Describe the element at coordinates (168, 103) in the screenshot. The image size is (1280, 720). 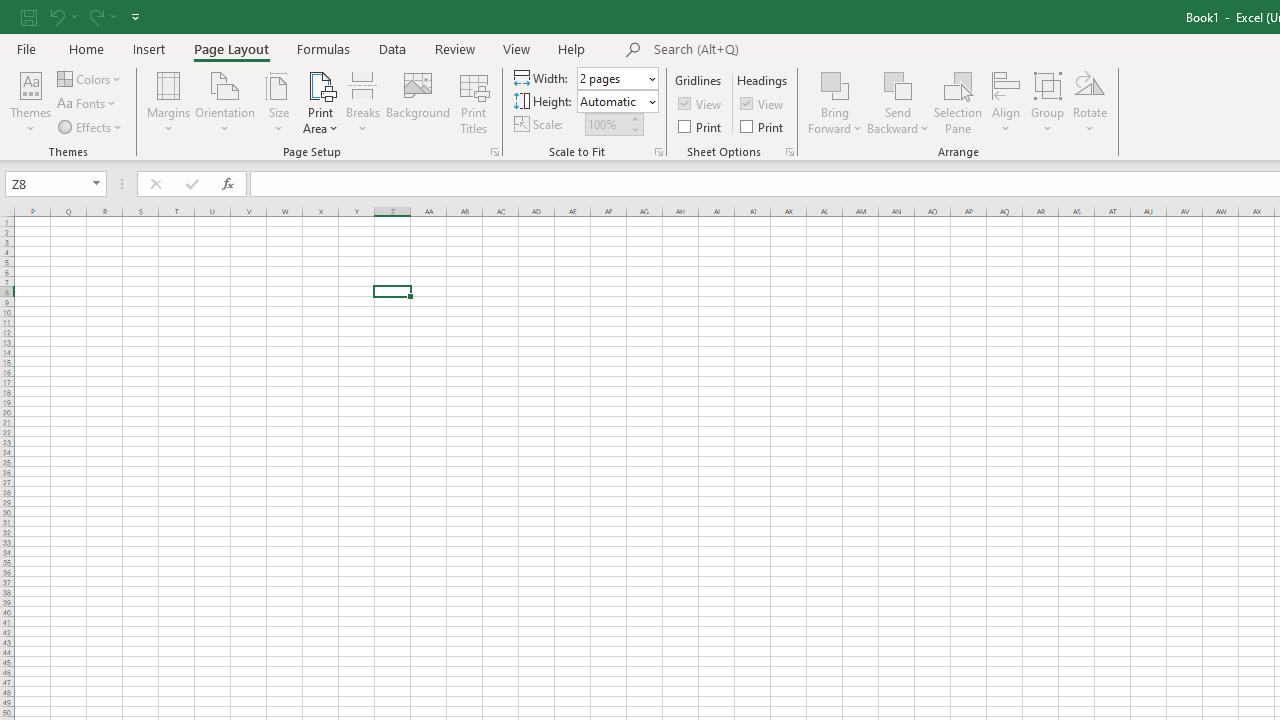
I see `'Margins'` at that location.